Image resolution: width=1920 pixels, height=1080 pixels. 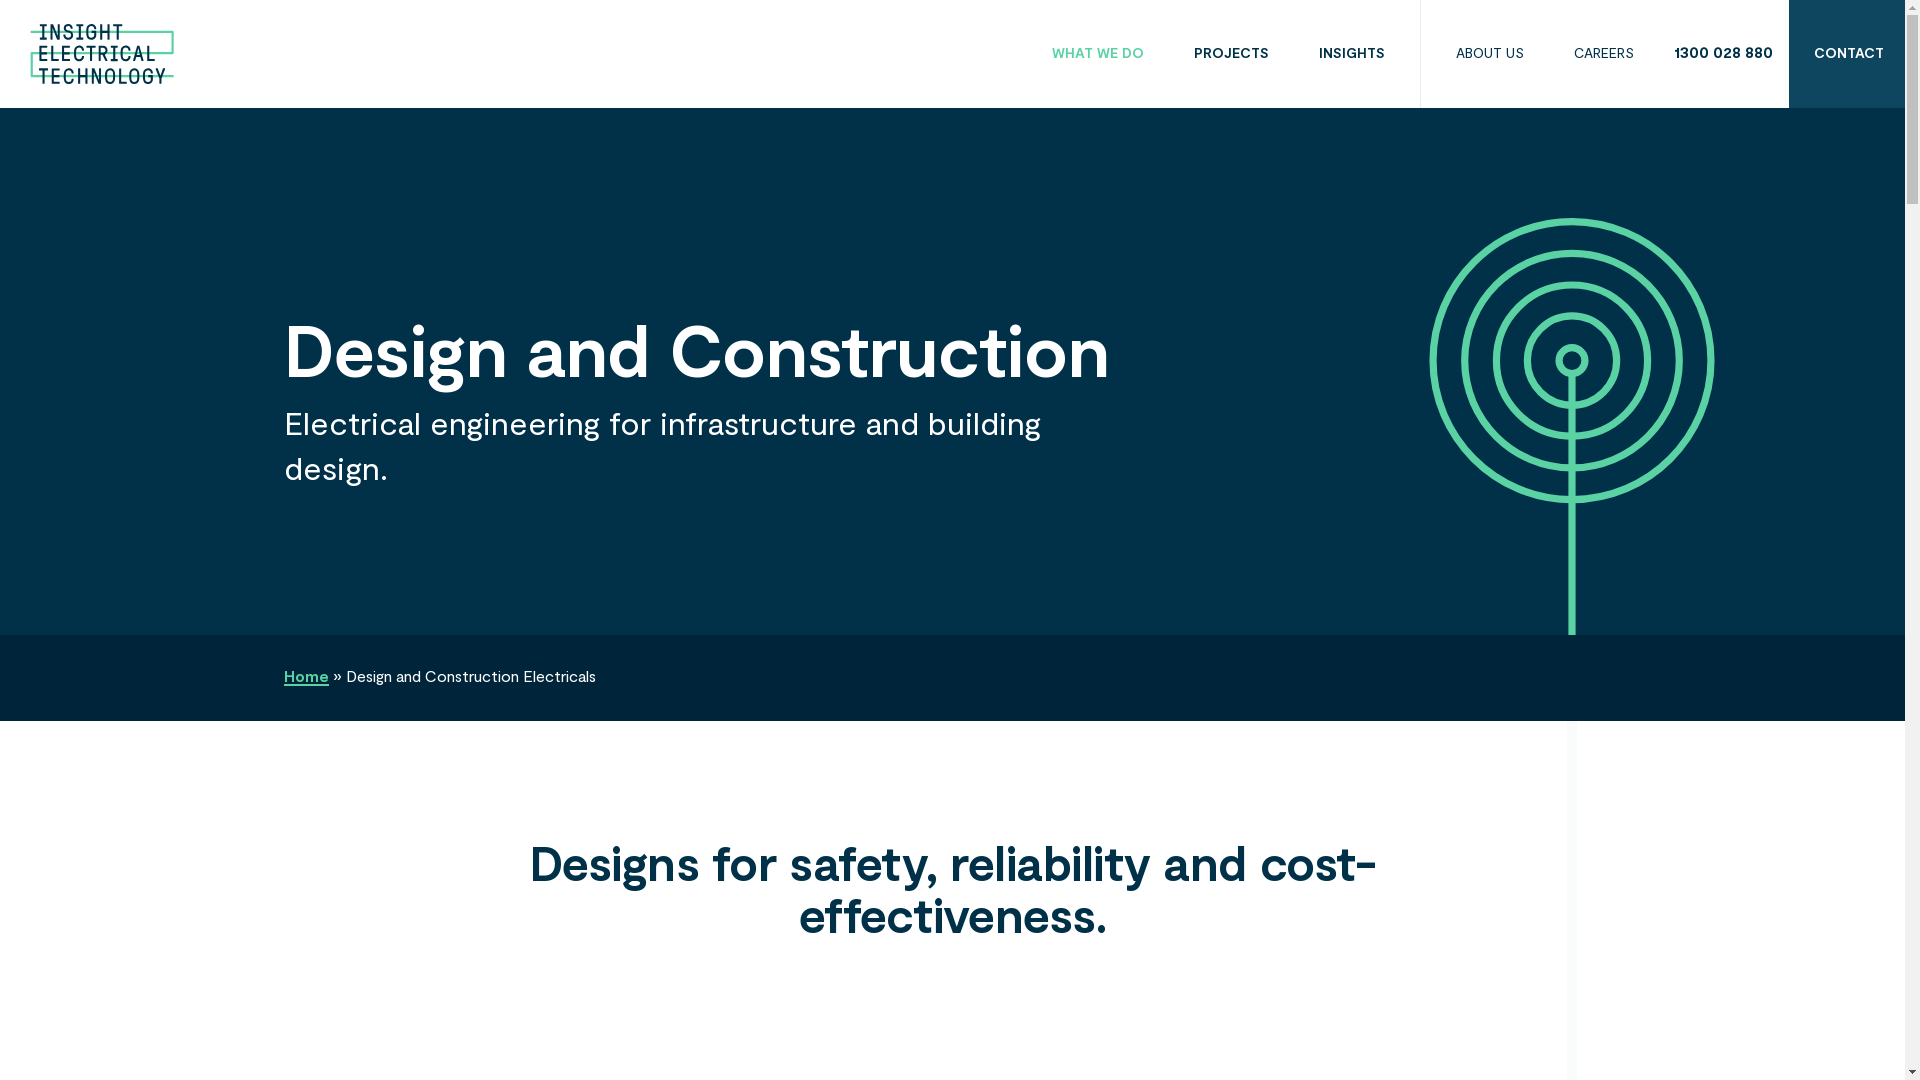 I want to click on 'CAREERS', so click(x=1603, y=53).